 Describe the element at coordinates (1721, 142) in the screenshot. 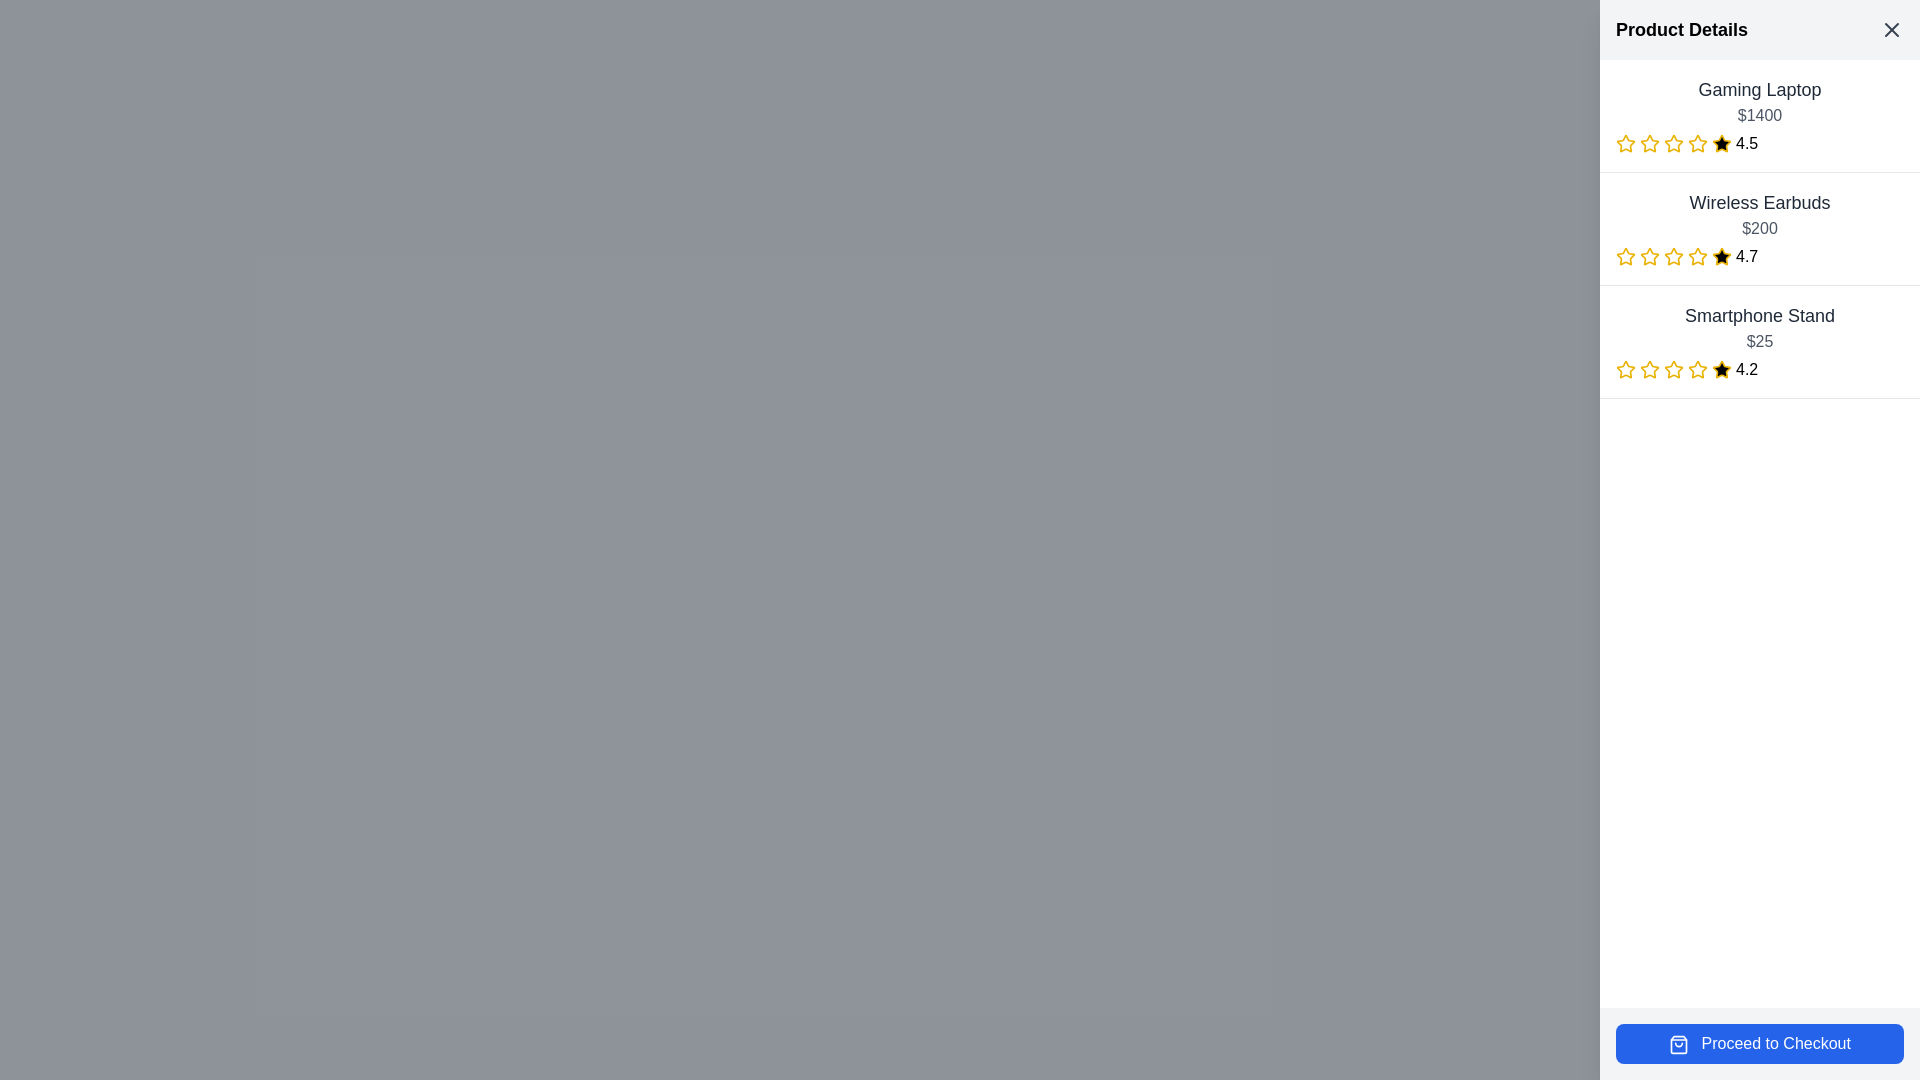

I see `the fourth star in the 5-star rating system for the 'Gaming Laptop' product entry` at that location.